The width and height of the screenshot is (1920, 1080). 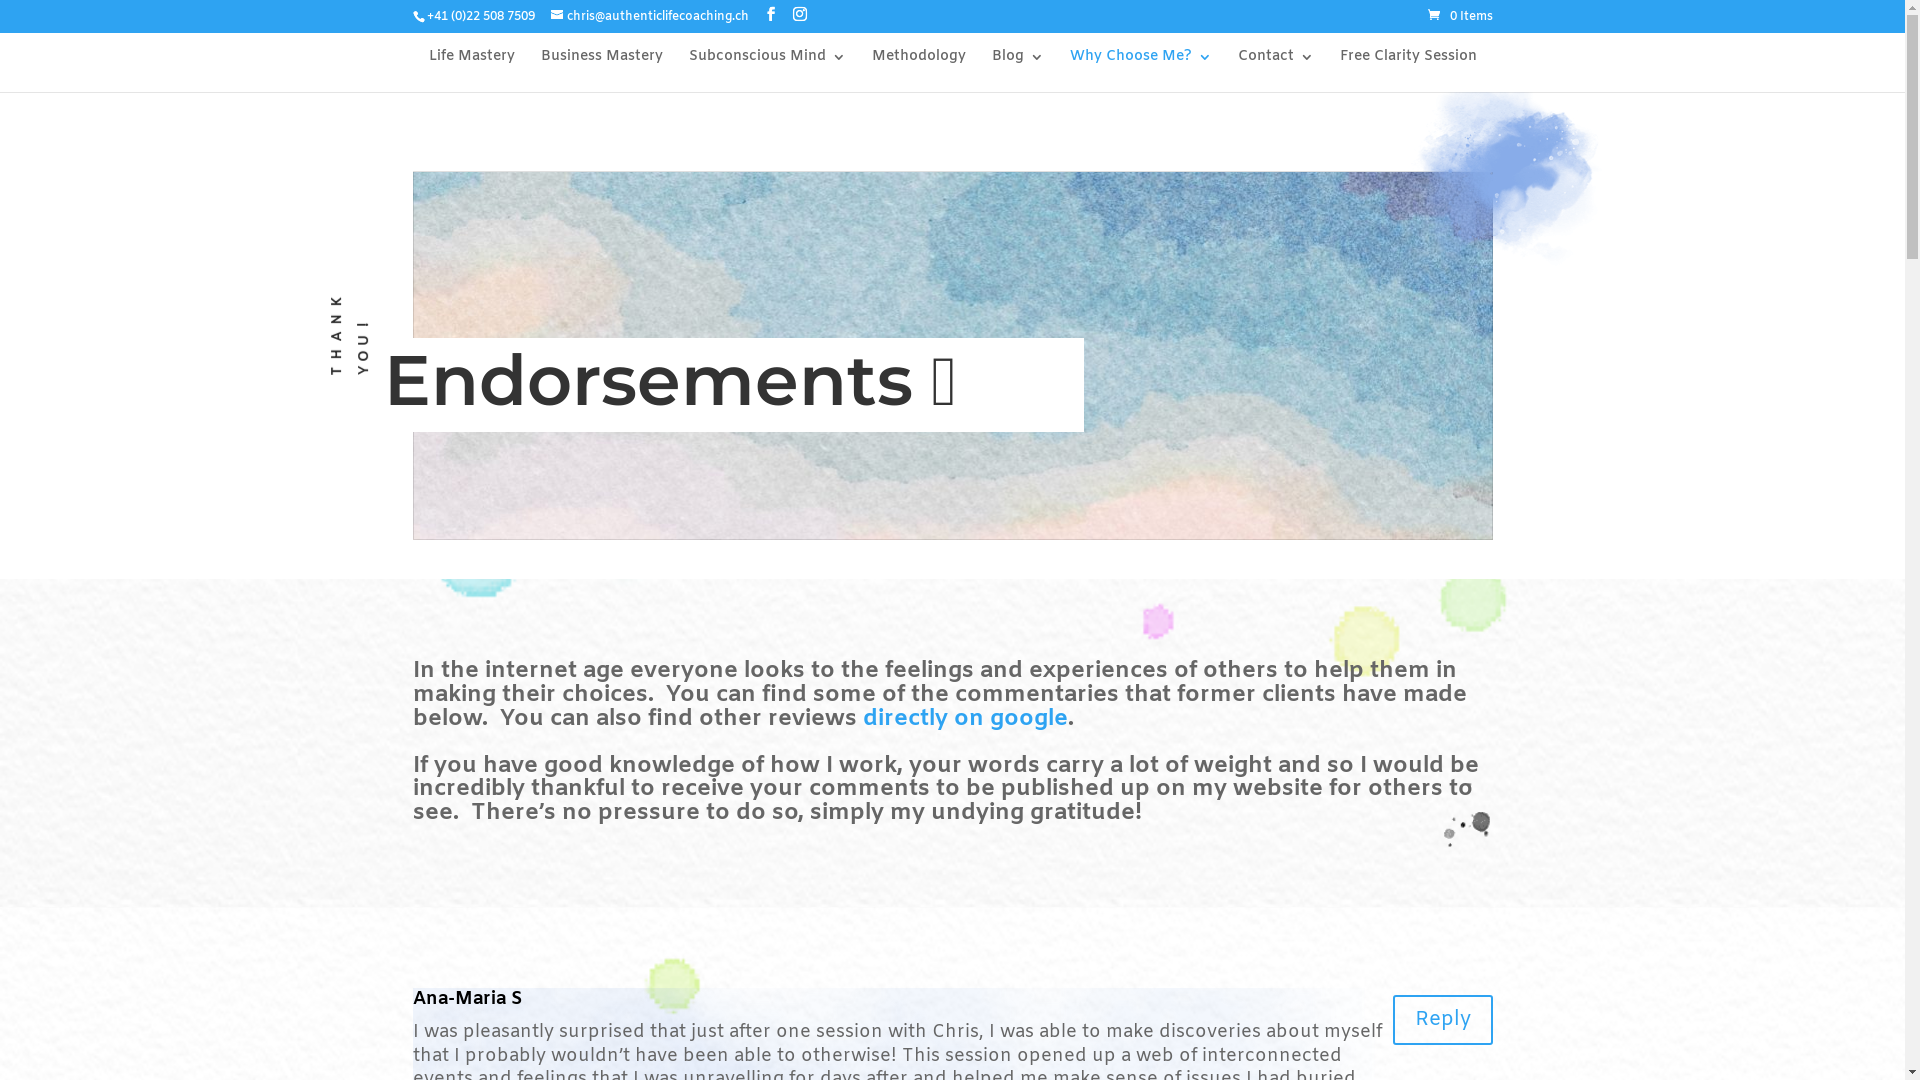 What do you see at coordinates (1141, 69) in the screenshot?
I see `'Why Choose Me?'` at bounding box center [1141, 69].